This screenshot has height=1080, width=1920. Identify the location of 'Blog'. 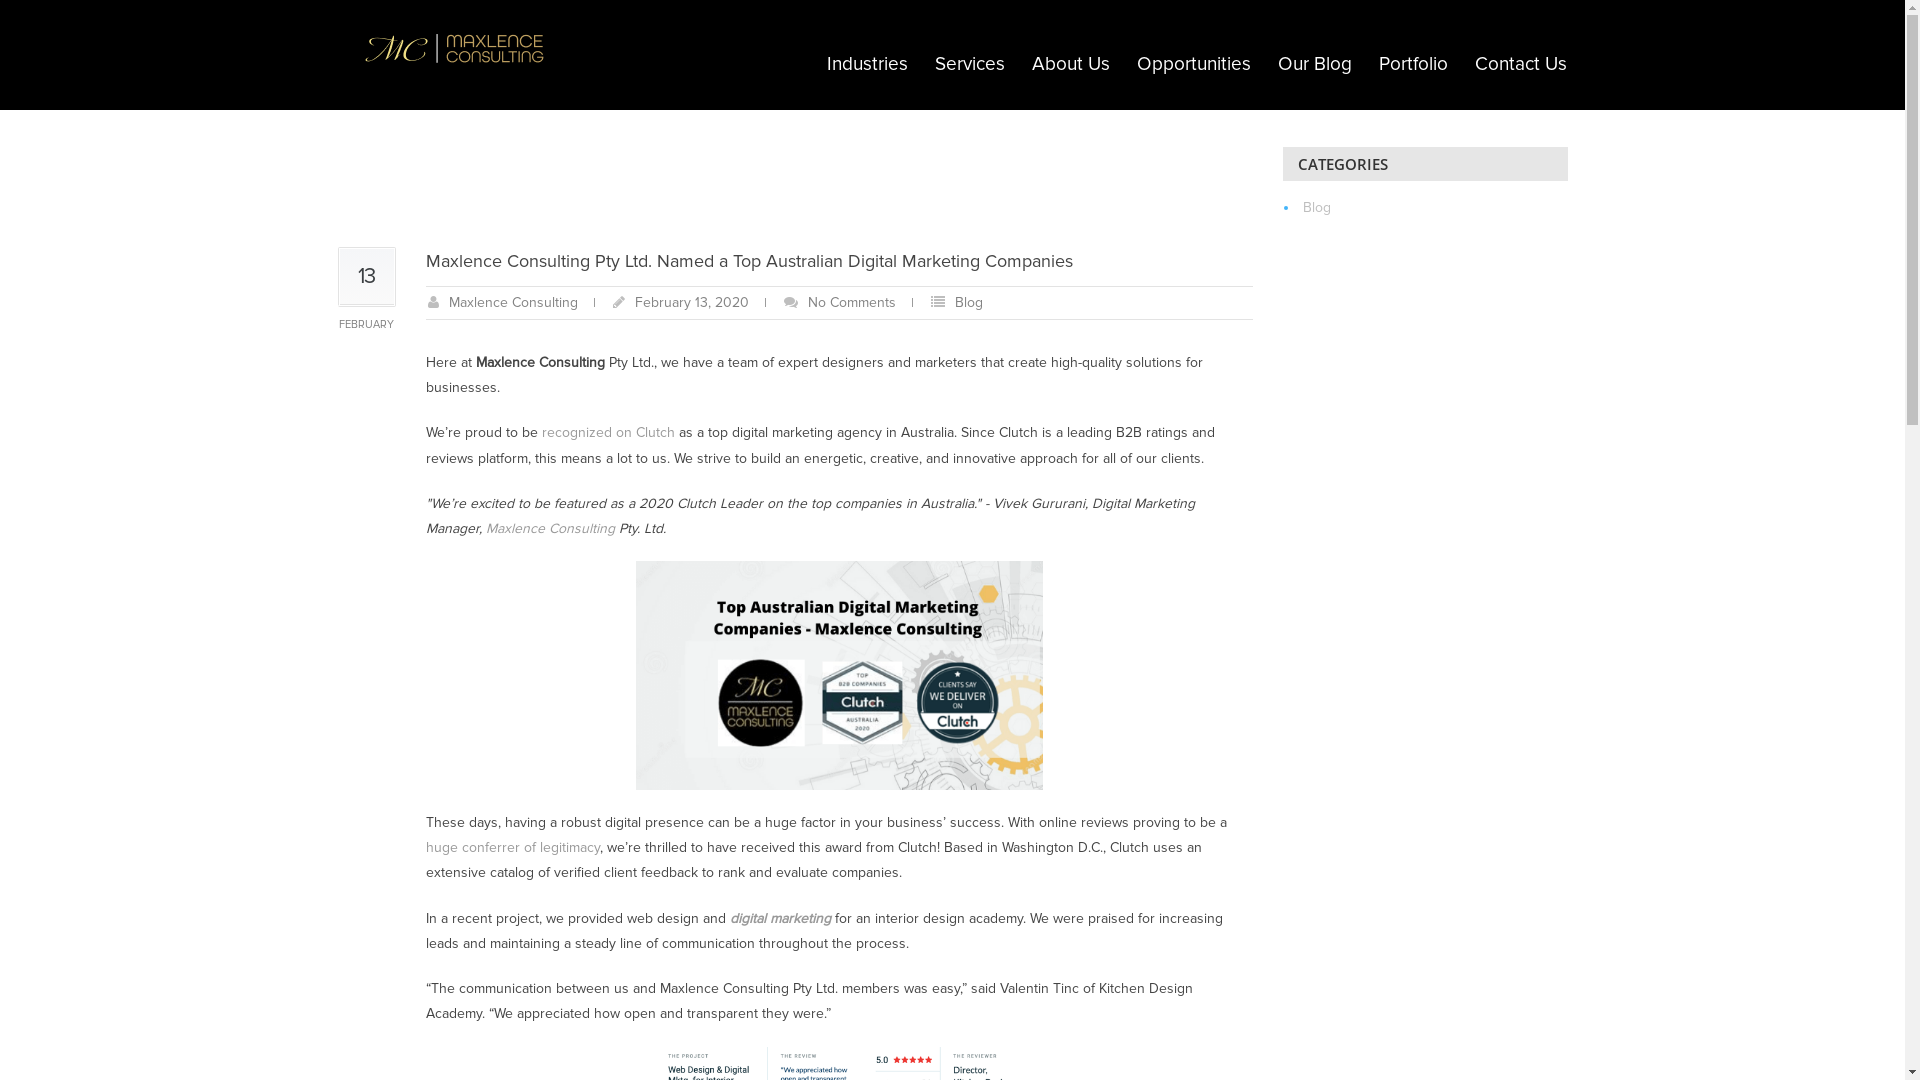
(968, 302).